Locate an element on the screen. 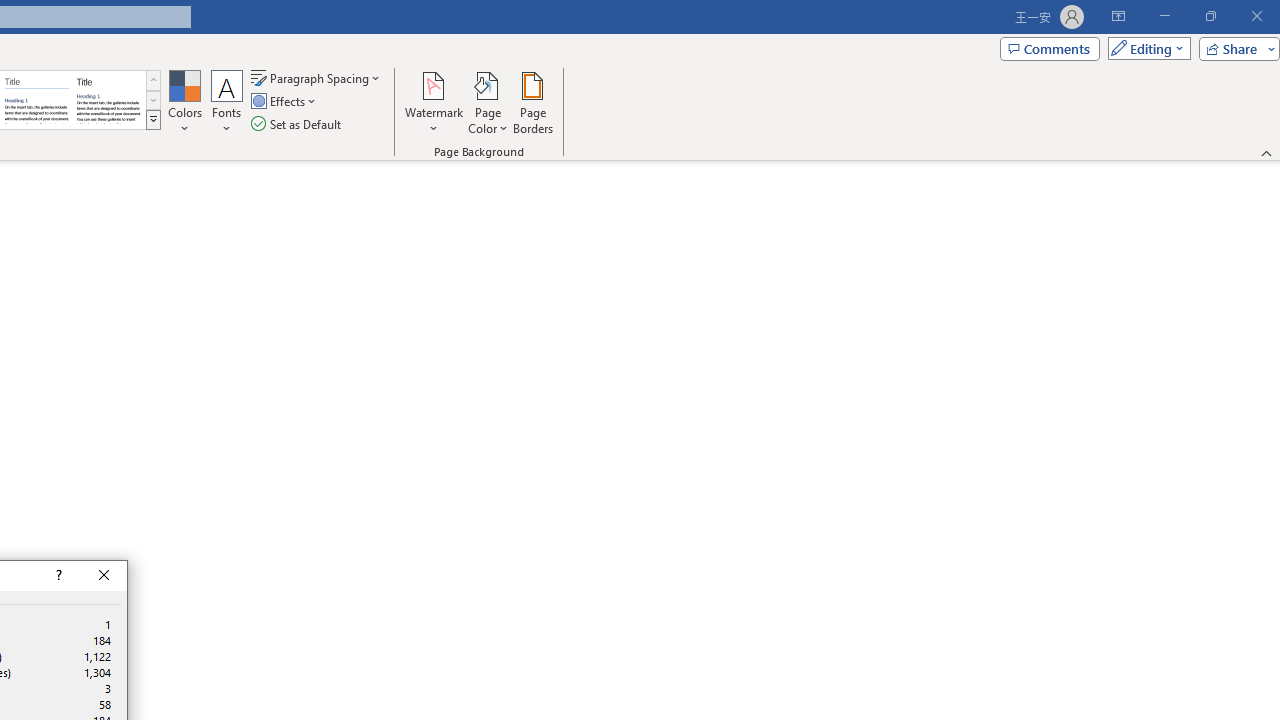 This screenshot has width=1280, height=720. 'Editing' is located at coordinates (1144, 47).